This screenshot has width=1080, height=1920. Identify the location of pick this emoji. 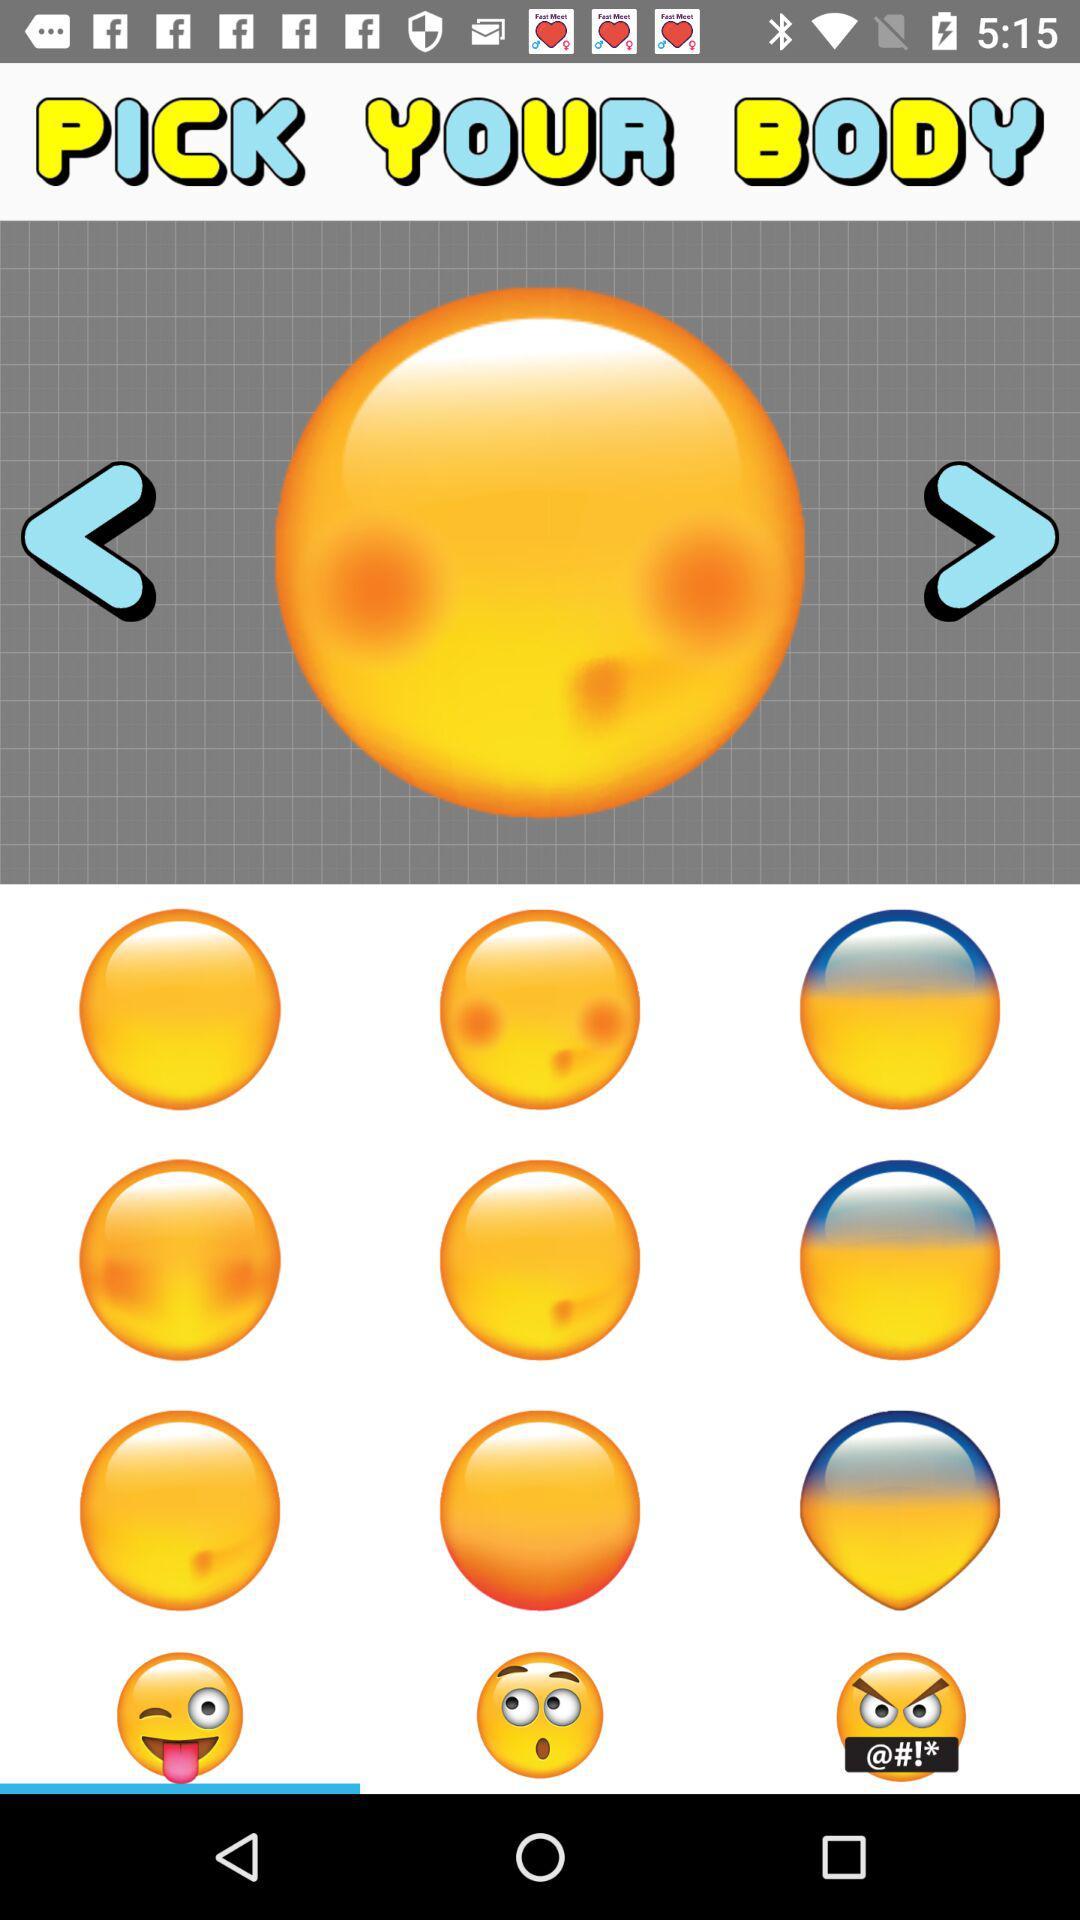
(540, 1510).